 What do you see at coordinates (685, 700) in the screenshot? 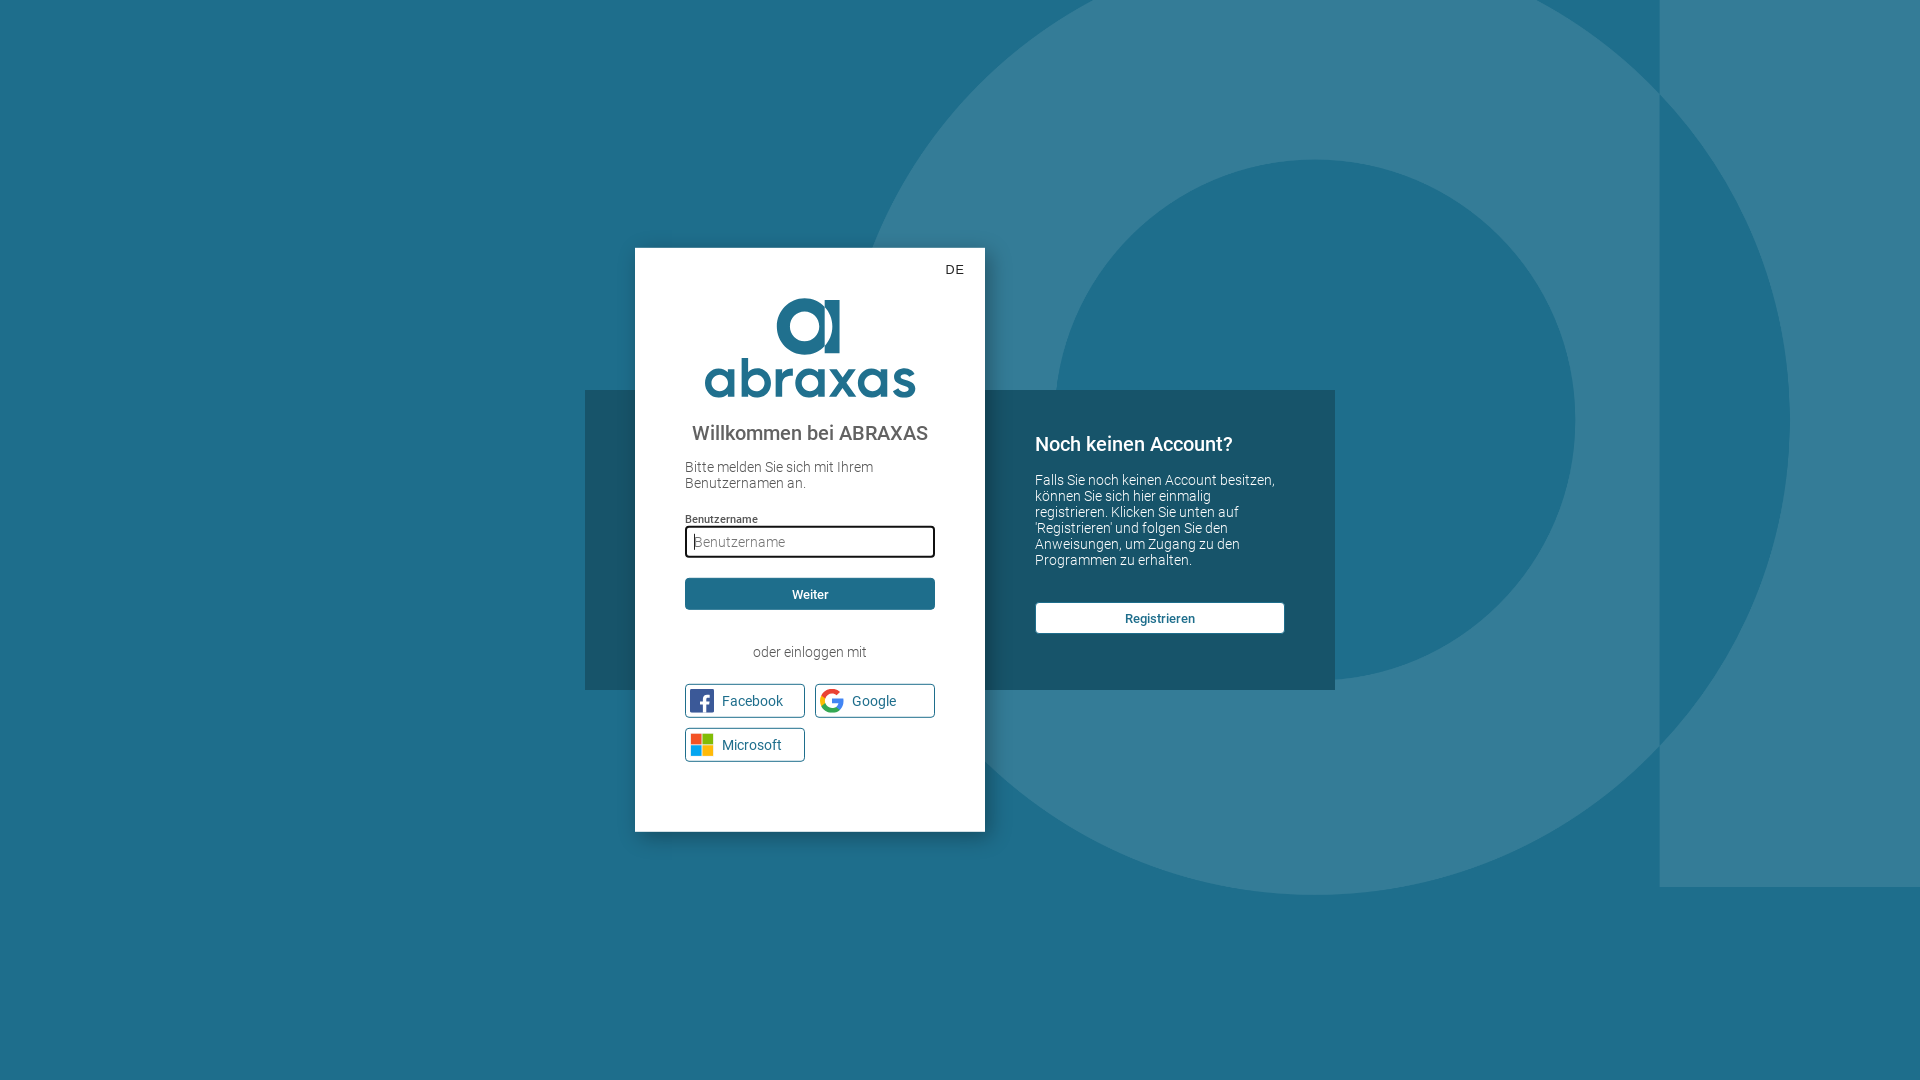
I see `'Facebook'` at bounding box center [685, 700].